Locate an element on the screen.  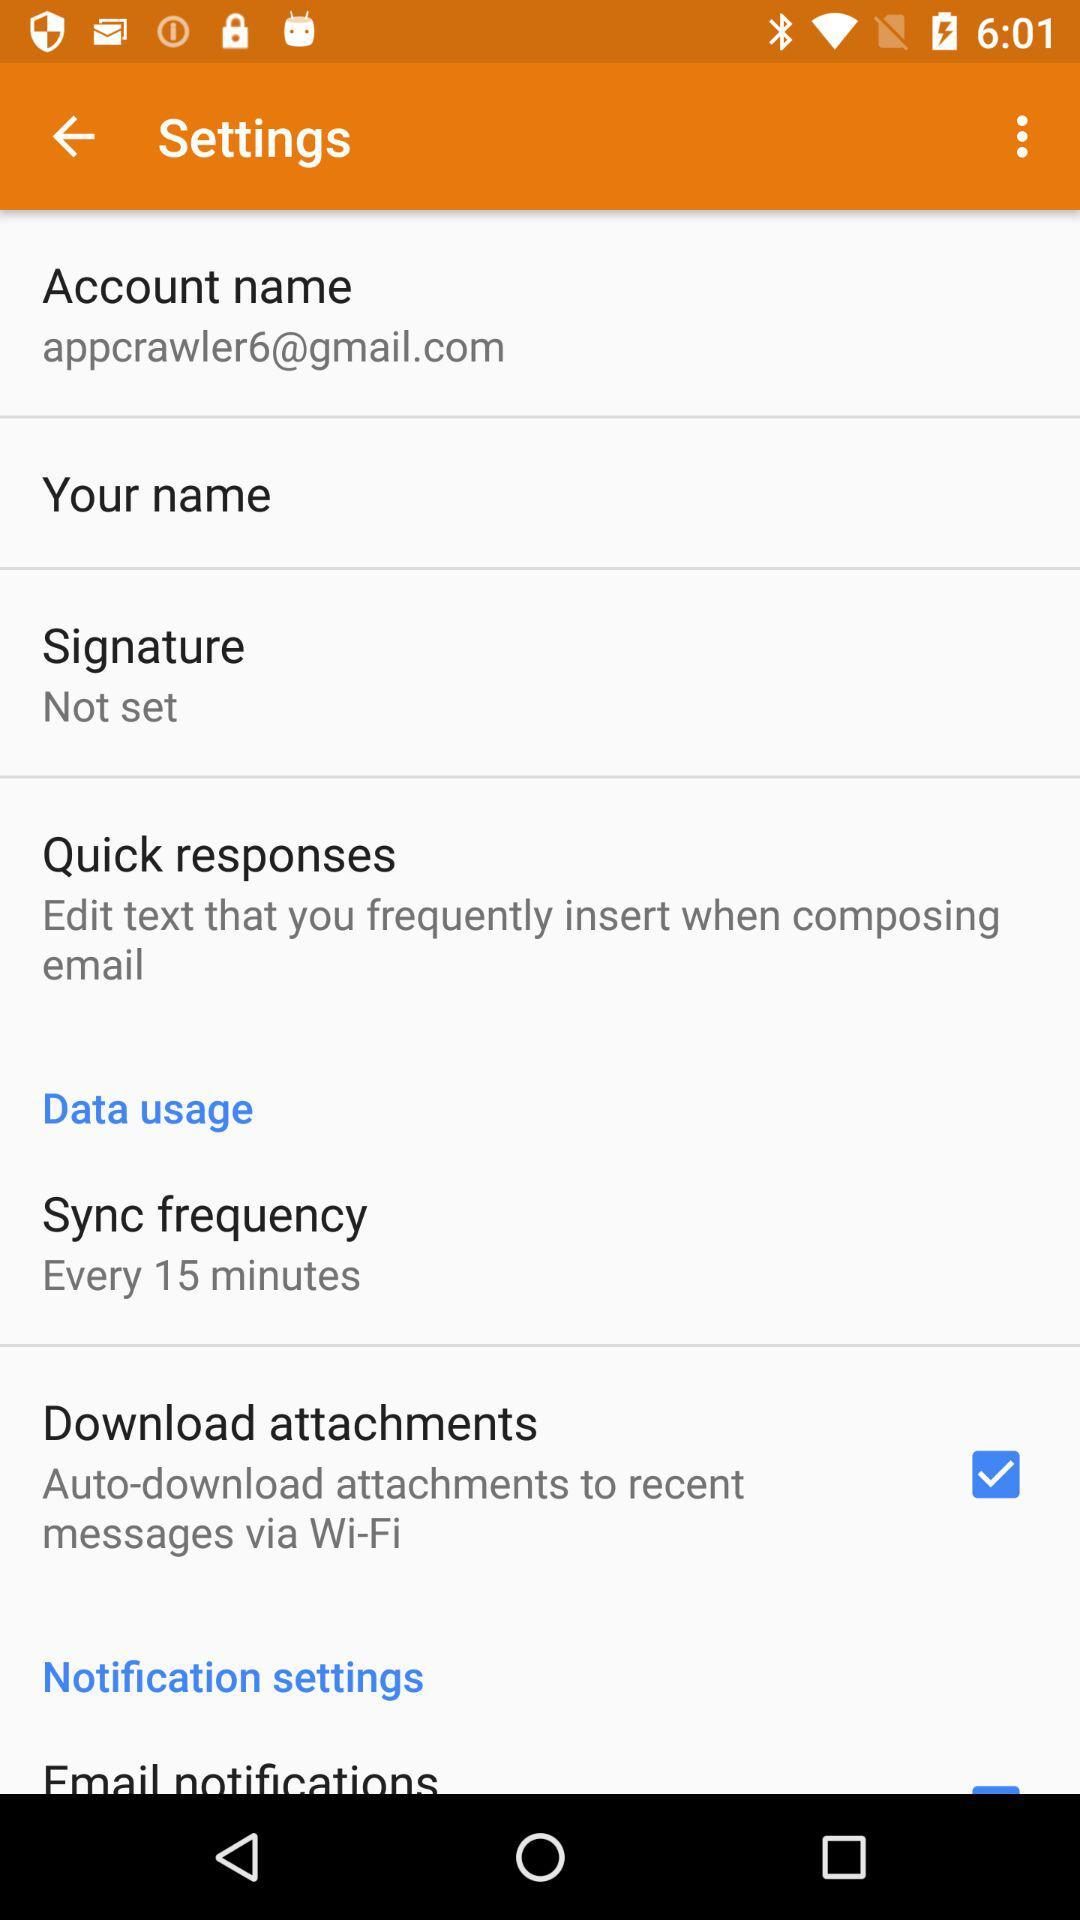
item above the appcrawler6@gmail.com app is located at coordinates (197, 283).